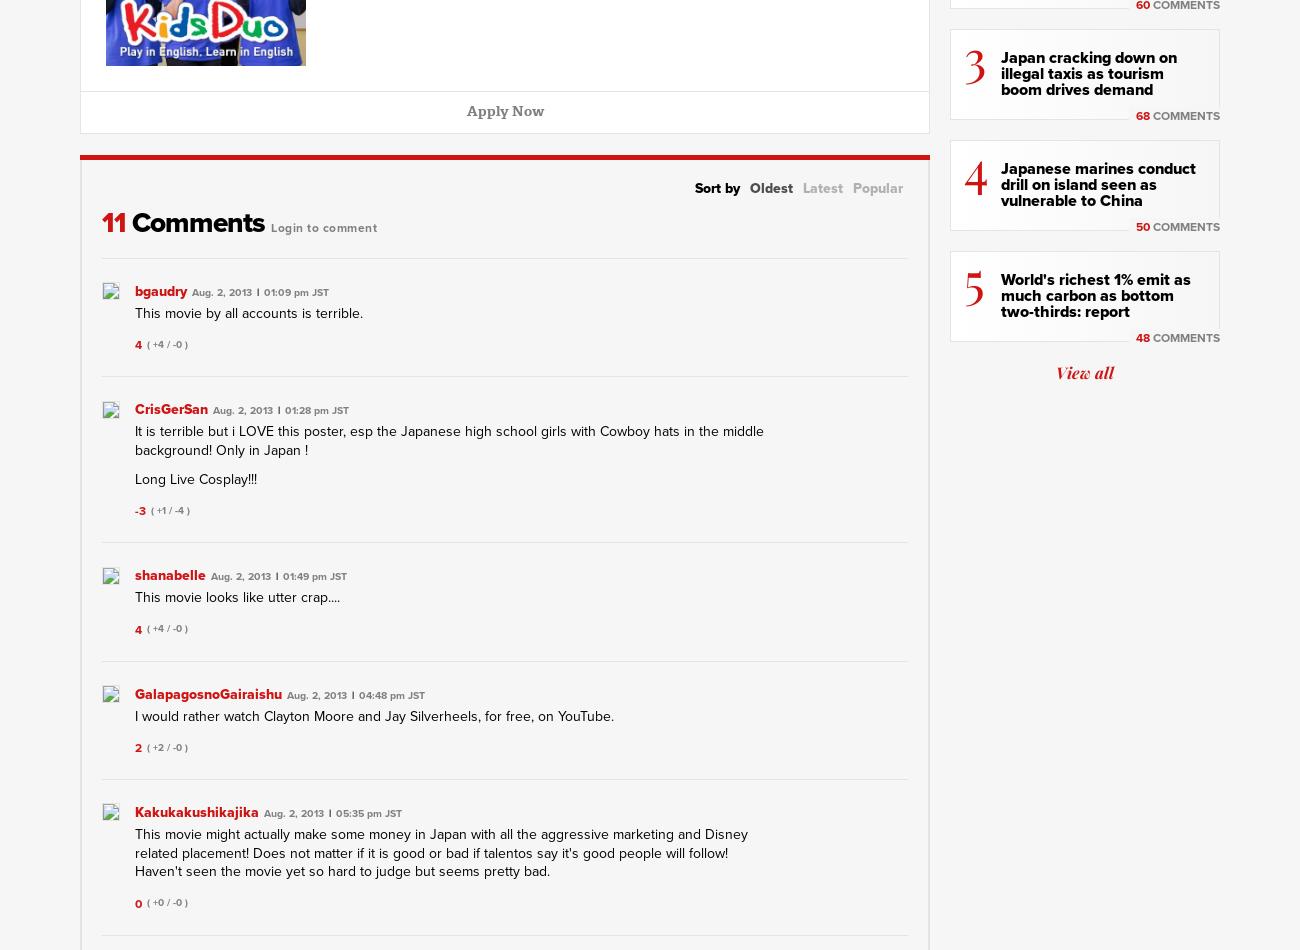 This screenshot has height=950, width=1300. I want to click on '50', so click(1142, 226).